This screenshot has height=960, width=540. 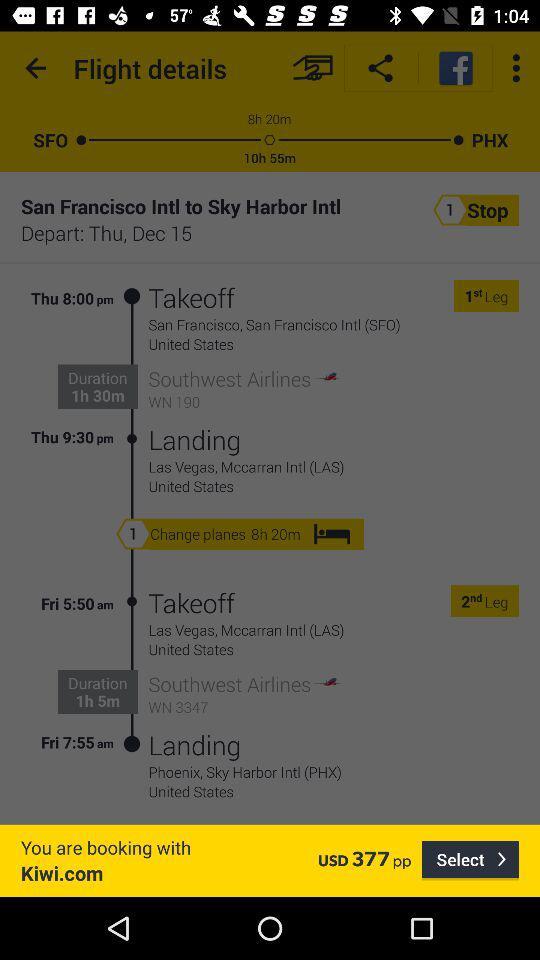 I want to click on pay for this flight, so click(x=312, y=68).